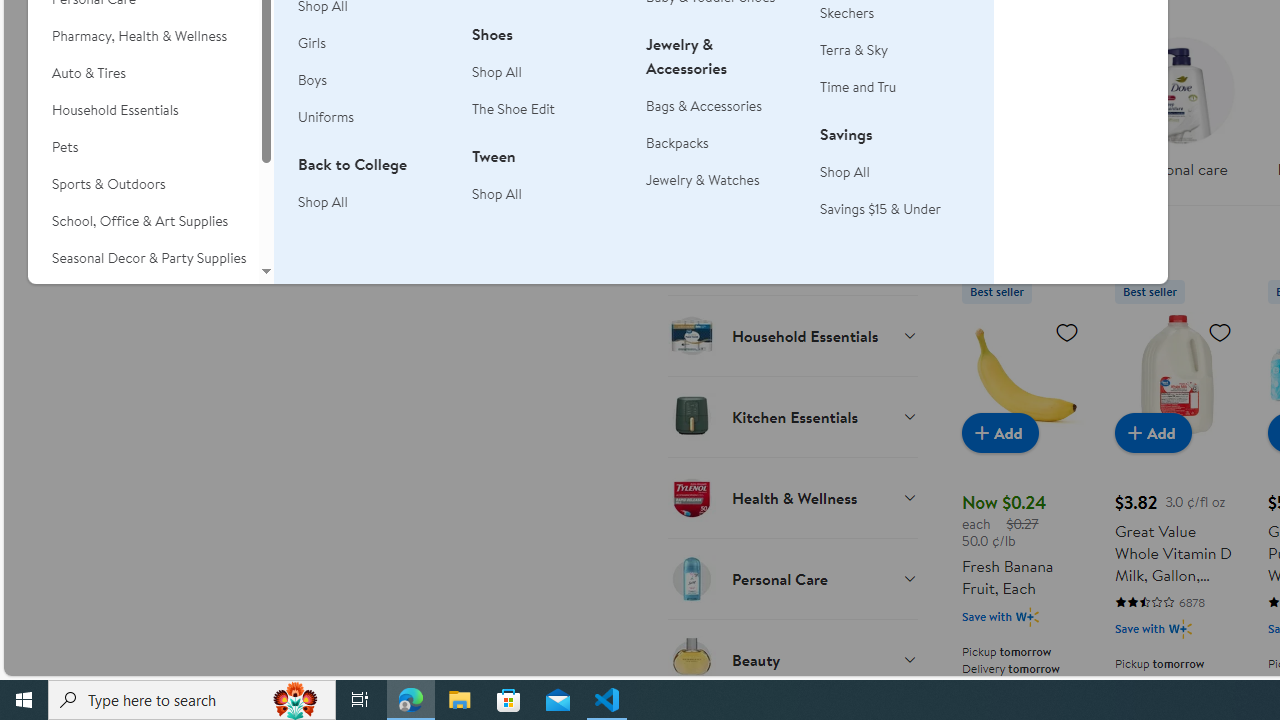 This screenshot has width=1280, height=720. What do you see at coordinates (142, 36) in the screenshot?
I see `'Pharmacy, Health & Wellness'` at bounding box center [142, 36].